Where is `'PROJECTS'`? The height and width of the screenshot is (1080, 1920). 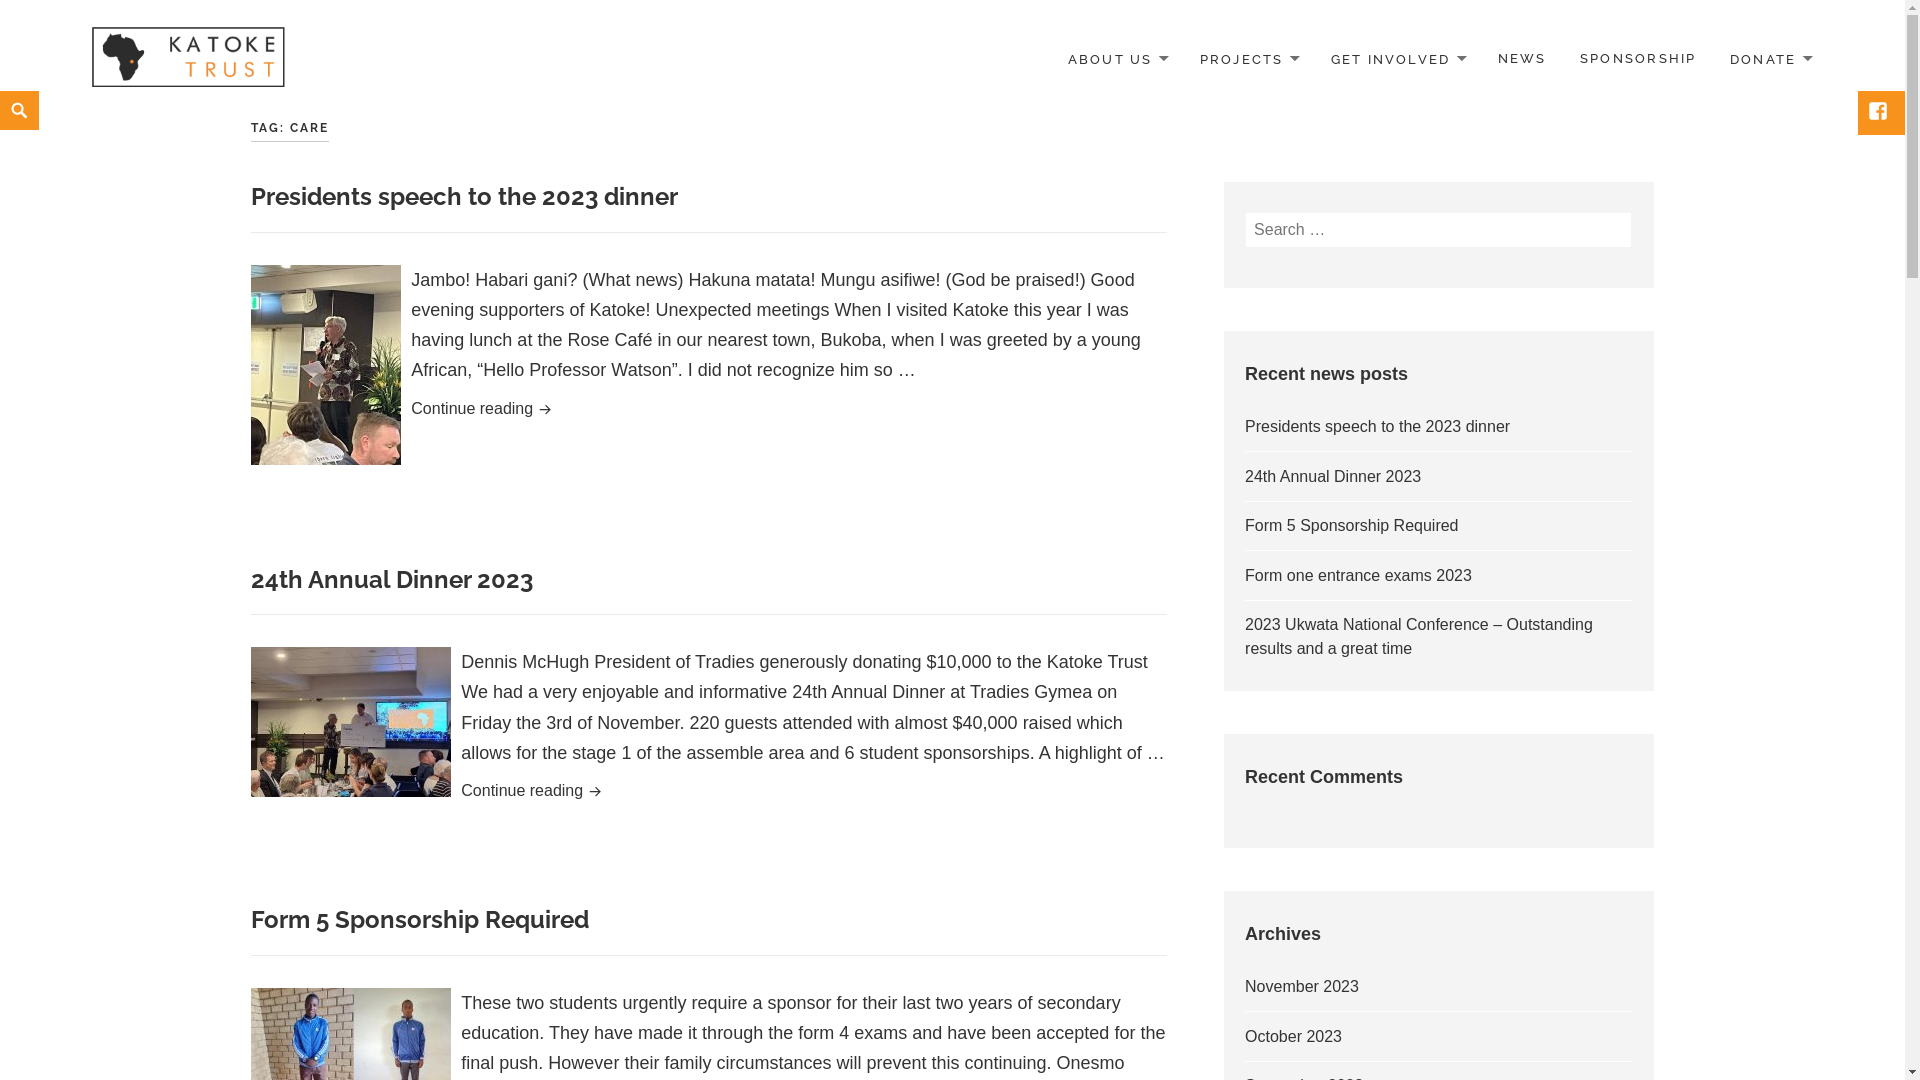 'PROJECTS' is located at coordinates (1247, 58).